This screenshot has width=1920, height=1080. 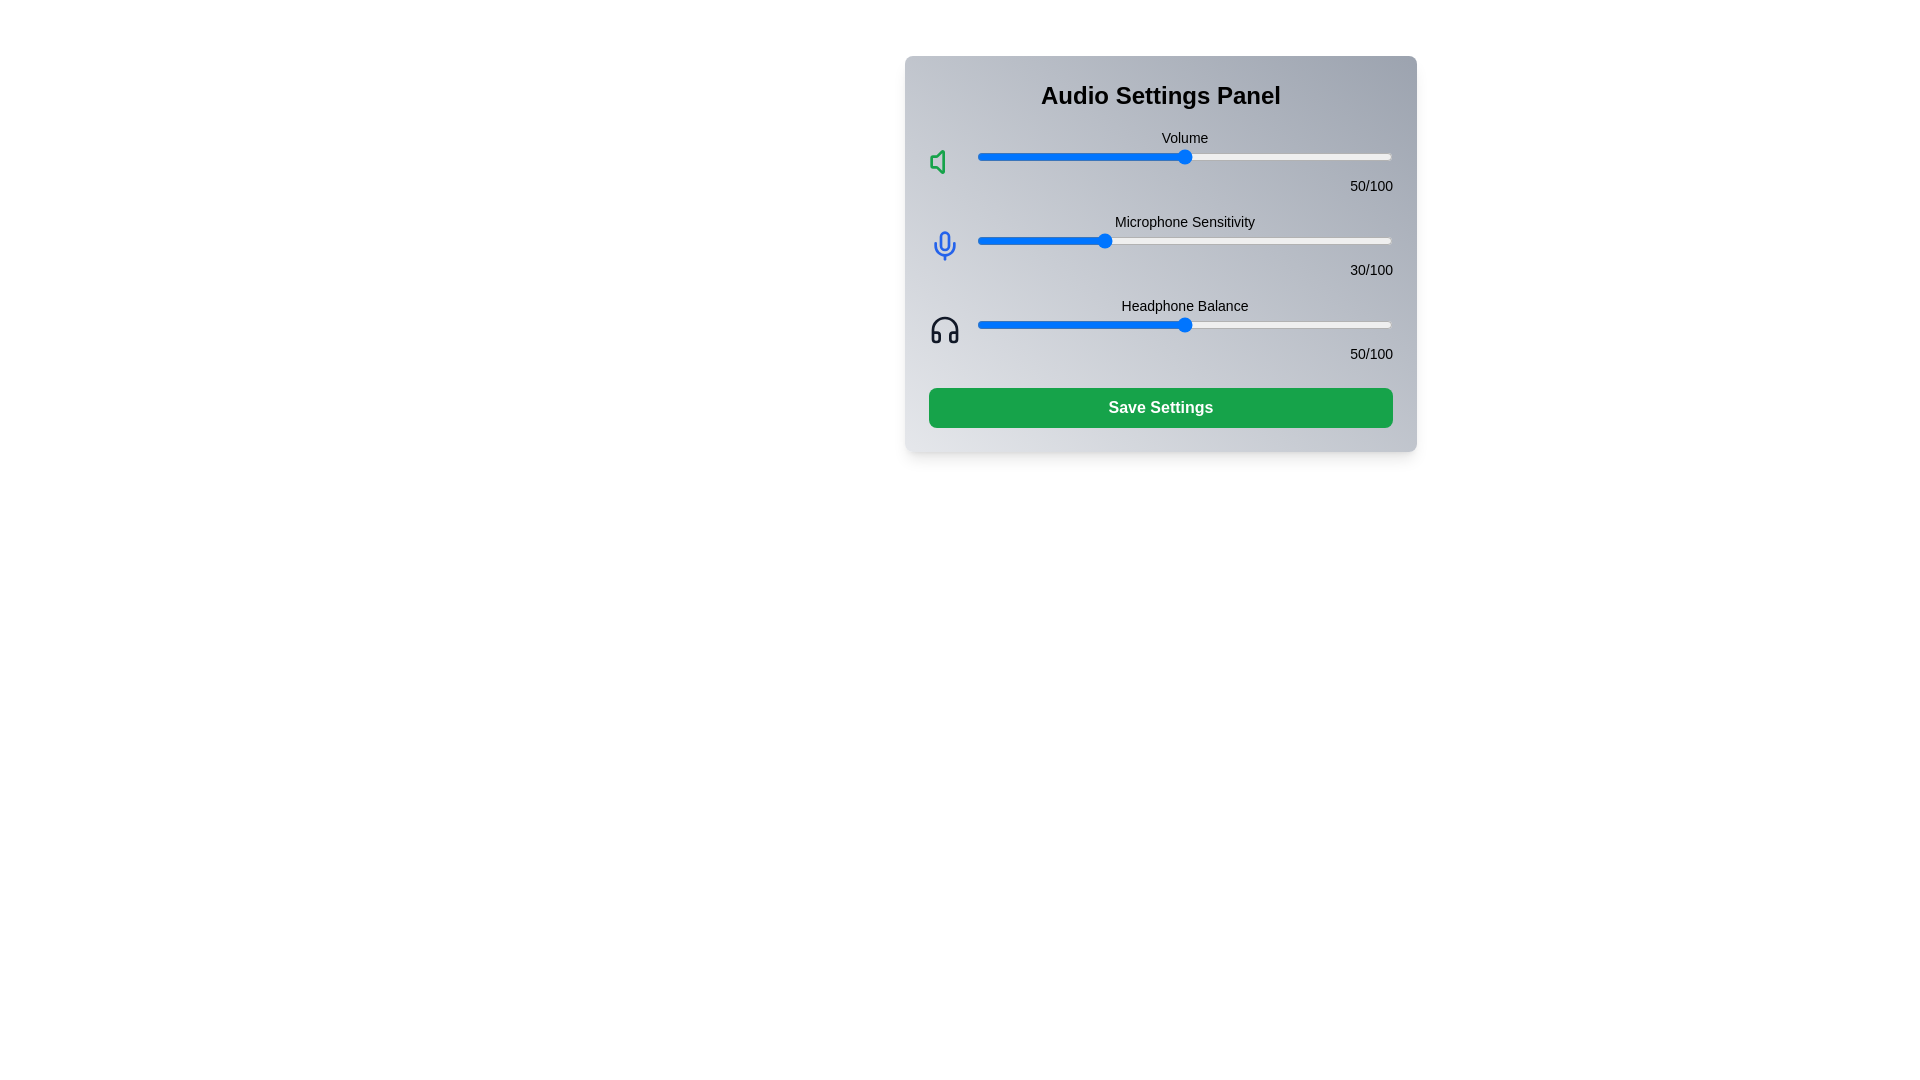 What do you see at coordinates (1375, 323) in the screenshot?
I see `headphone balance` at bounding box center [1375, 323].